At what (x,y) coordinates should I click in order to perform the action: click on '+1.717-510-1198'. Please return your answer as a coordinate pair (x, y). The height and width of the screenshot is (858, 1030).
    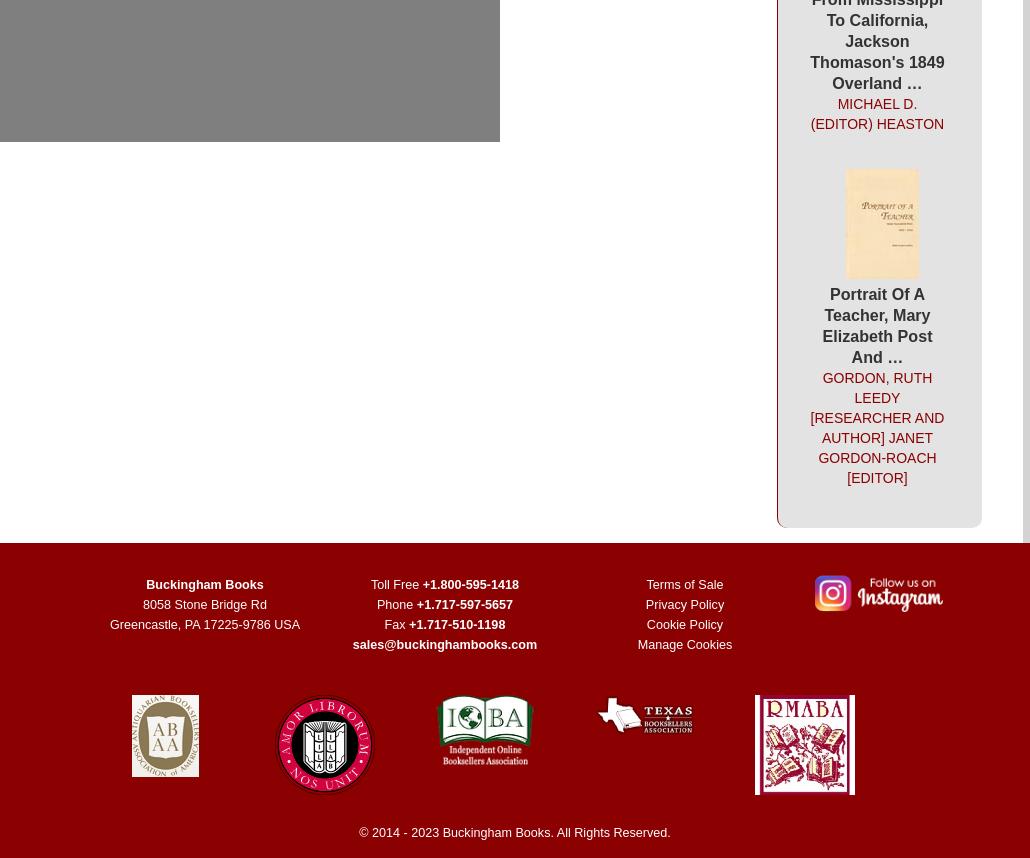
    Looking at the image, I should click on (456, 624).